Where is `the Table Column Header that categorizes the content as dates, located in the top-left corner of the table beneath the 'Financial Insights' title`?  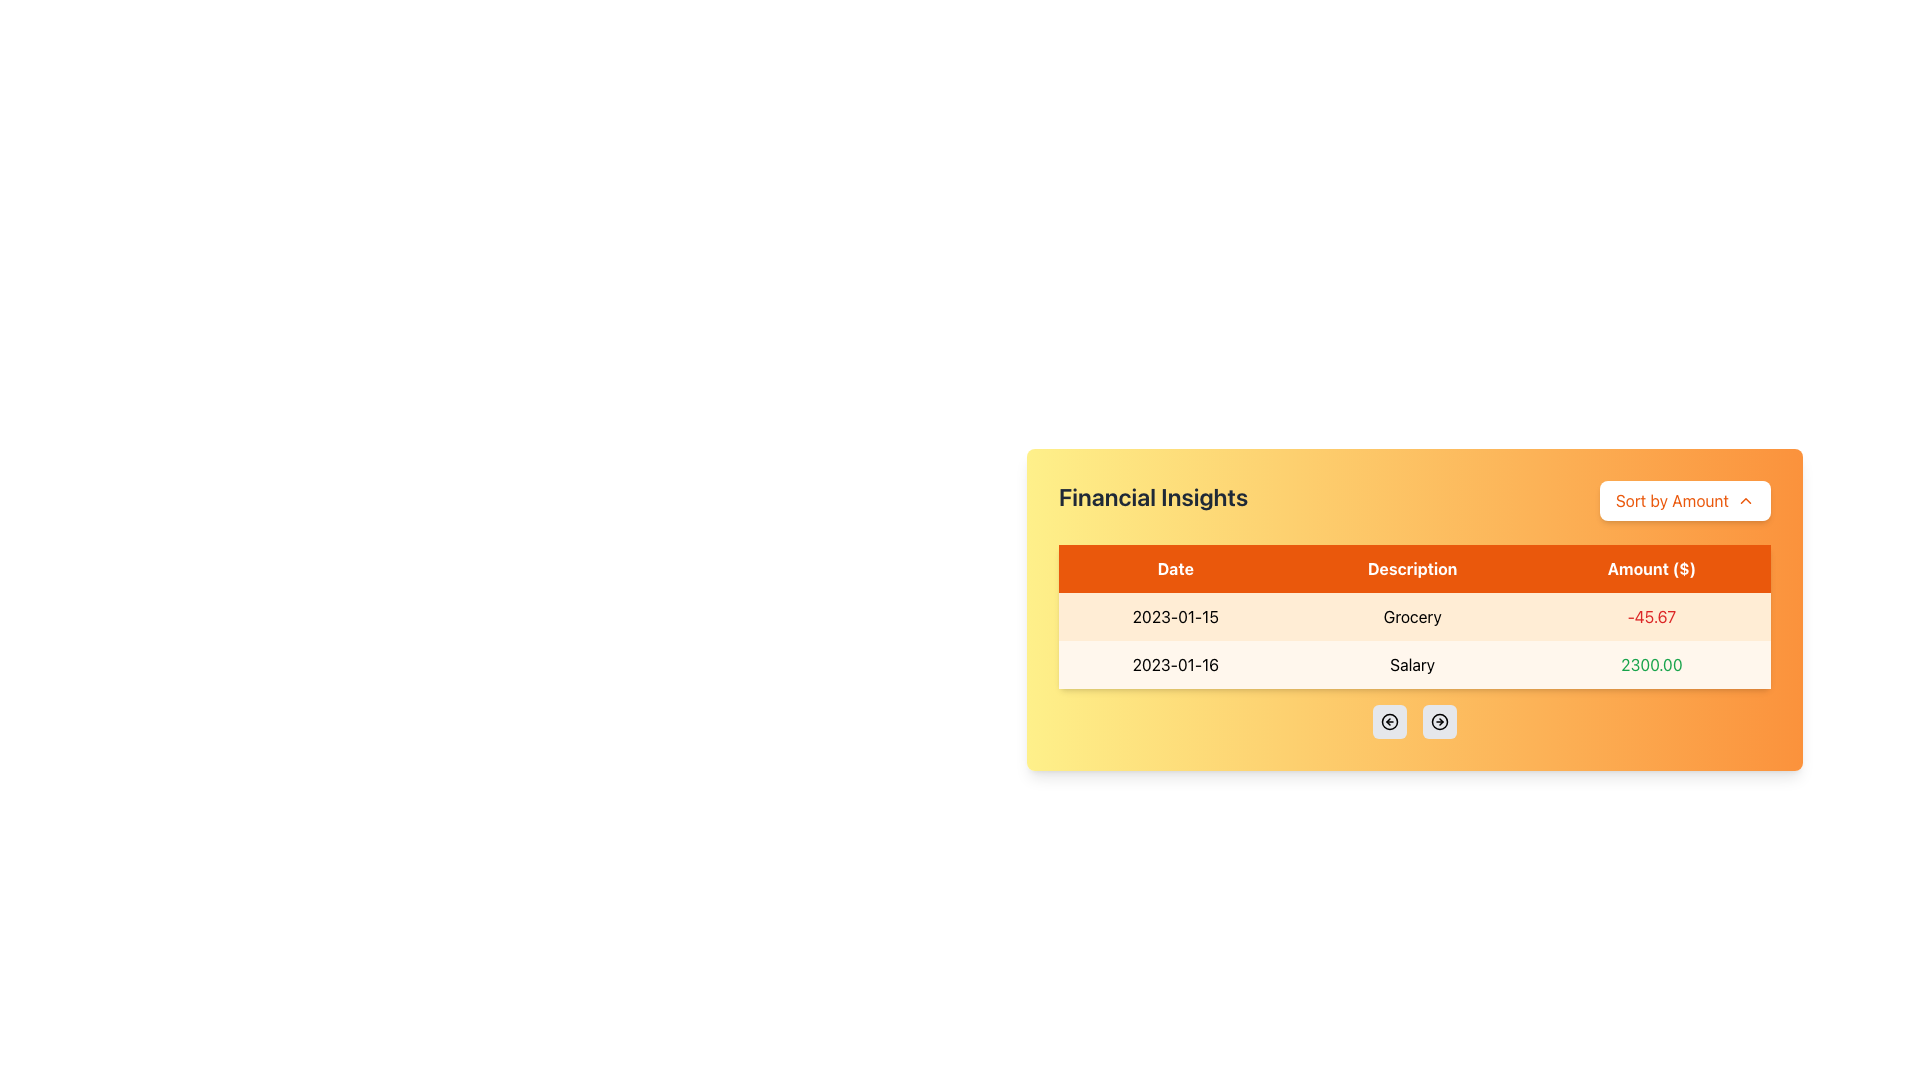
the Table Column Header that categorizes the content as dates, located in the top-left corner of the table beneath the 'Financial Insights' title is located at coordinates (1175, 569).